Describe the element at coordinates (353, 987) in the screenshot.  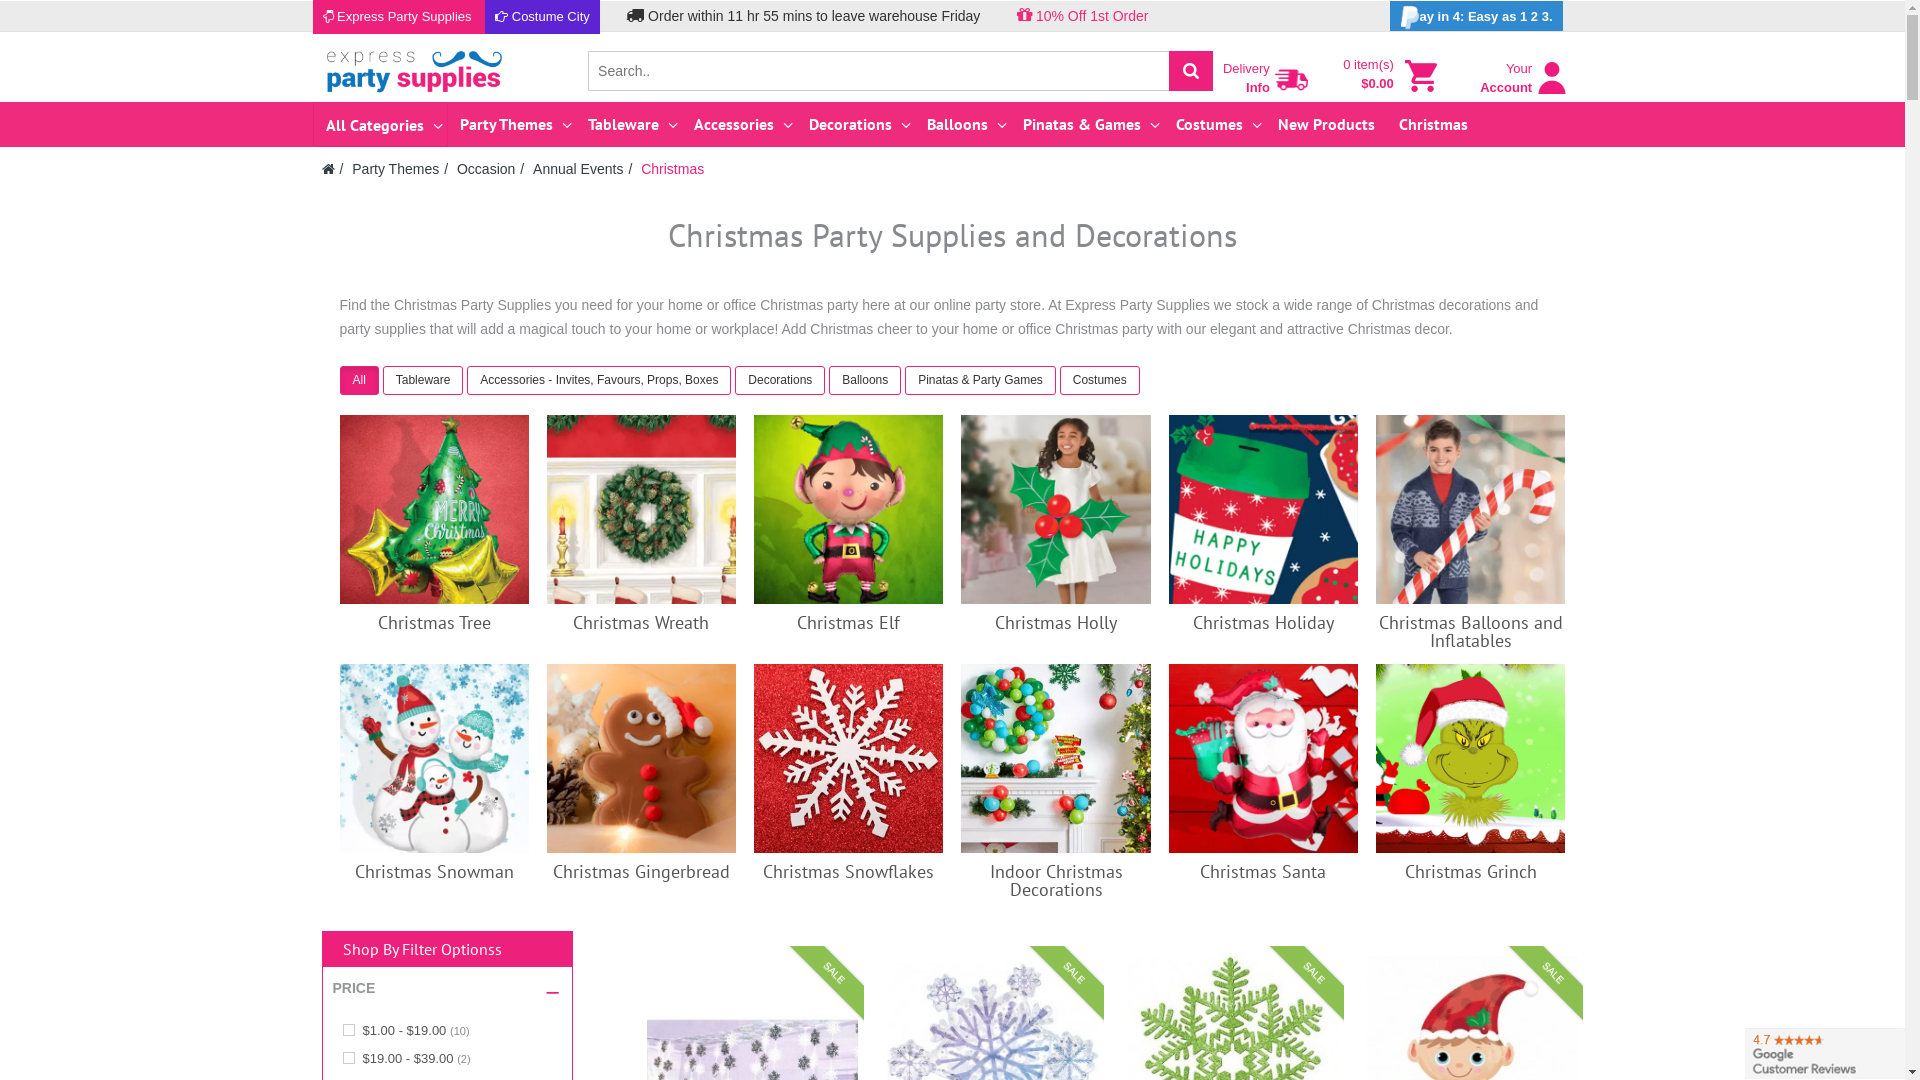
I see `'PRICE'` at that location.